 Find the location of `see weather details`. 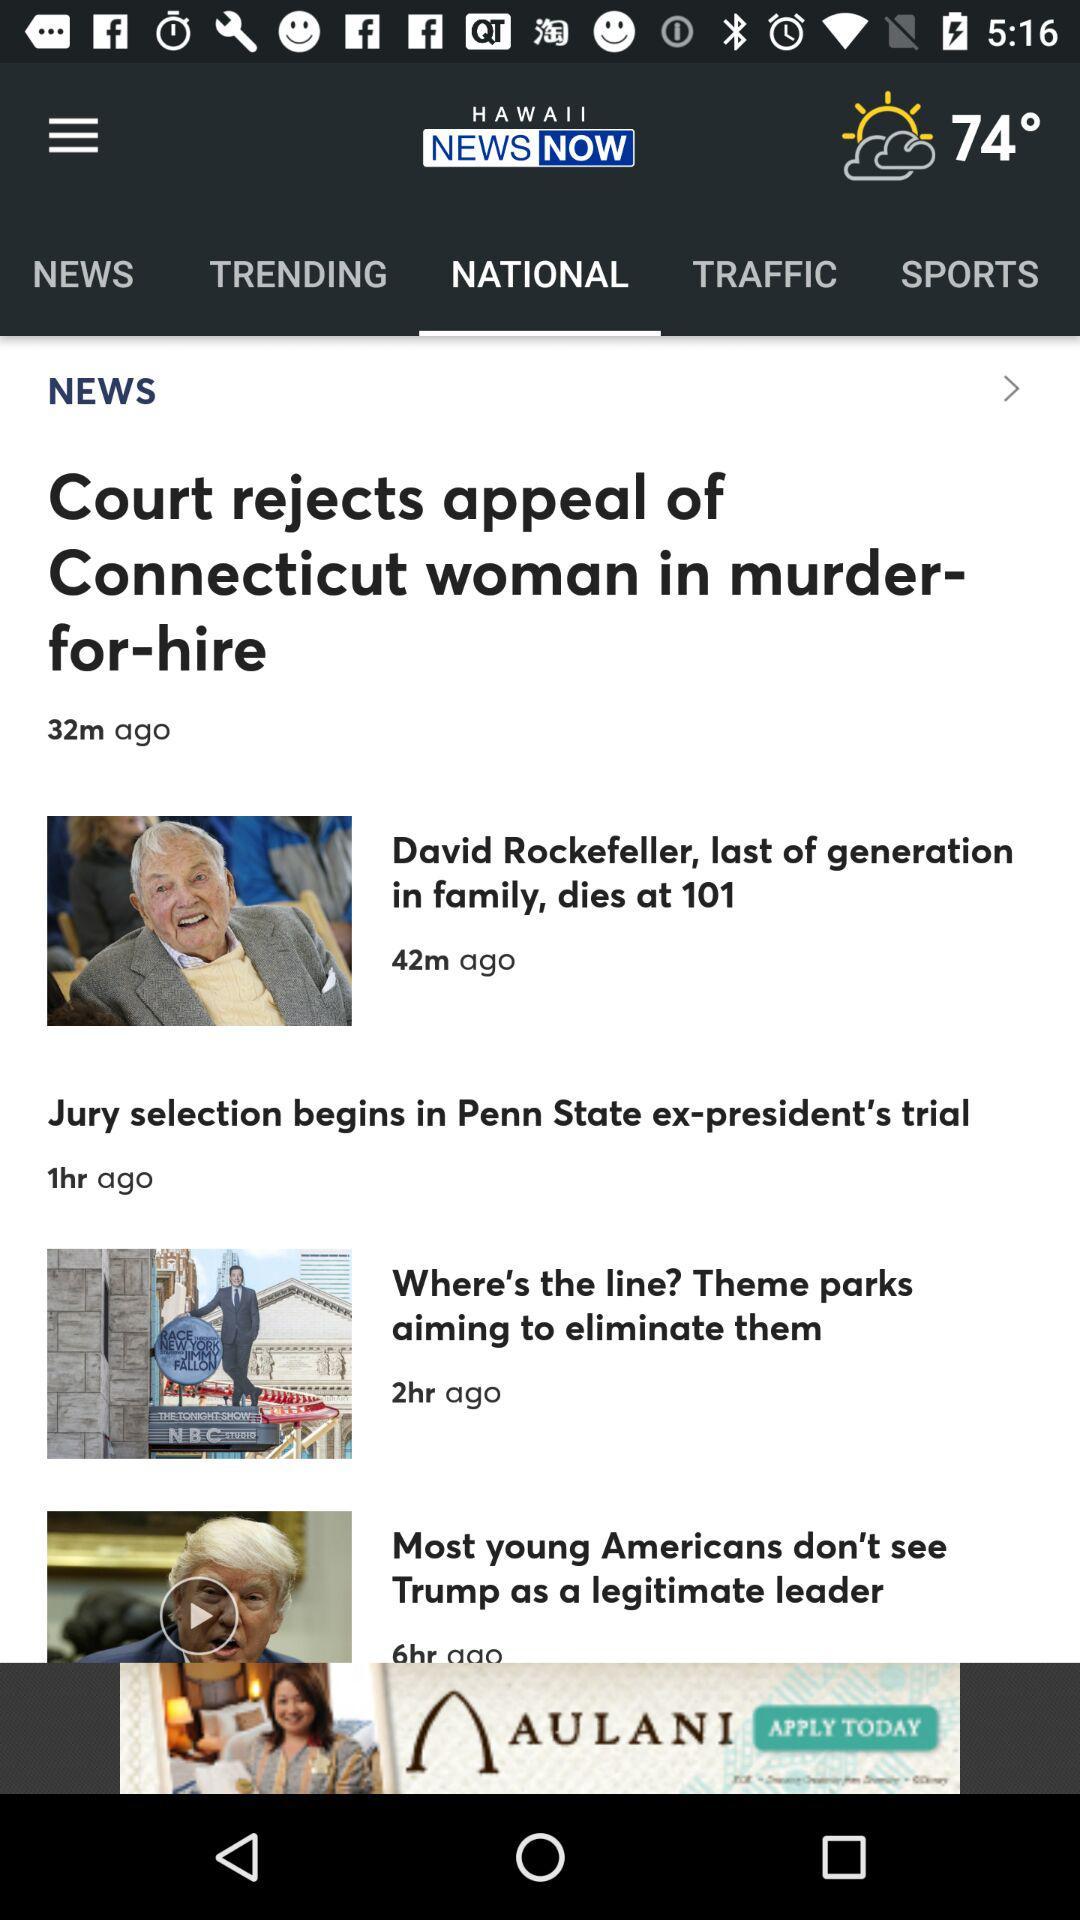

see weather details is located at coordinates (886, 135).